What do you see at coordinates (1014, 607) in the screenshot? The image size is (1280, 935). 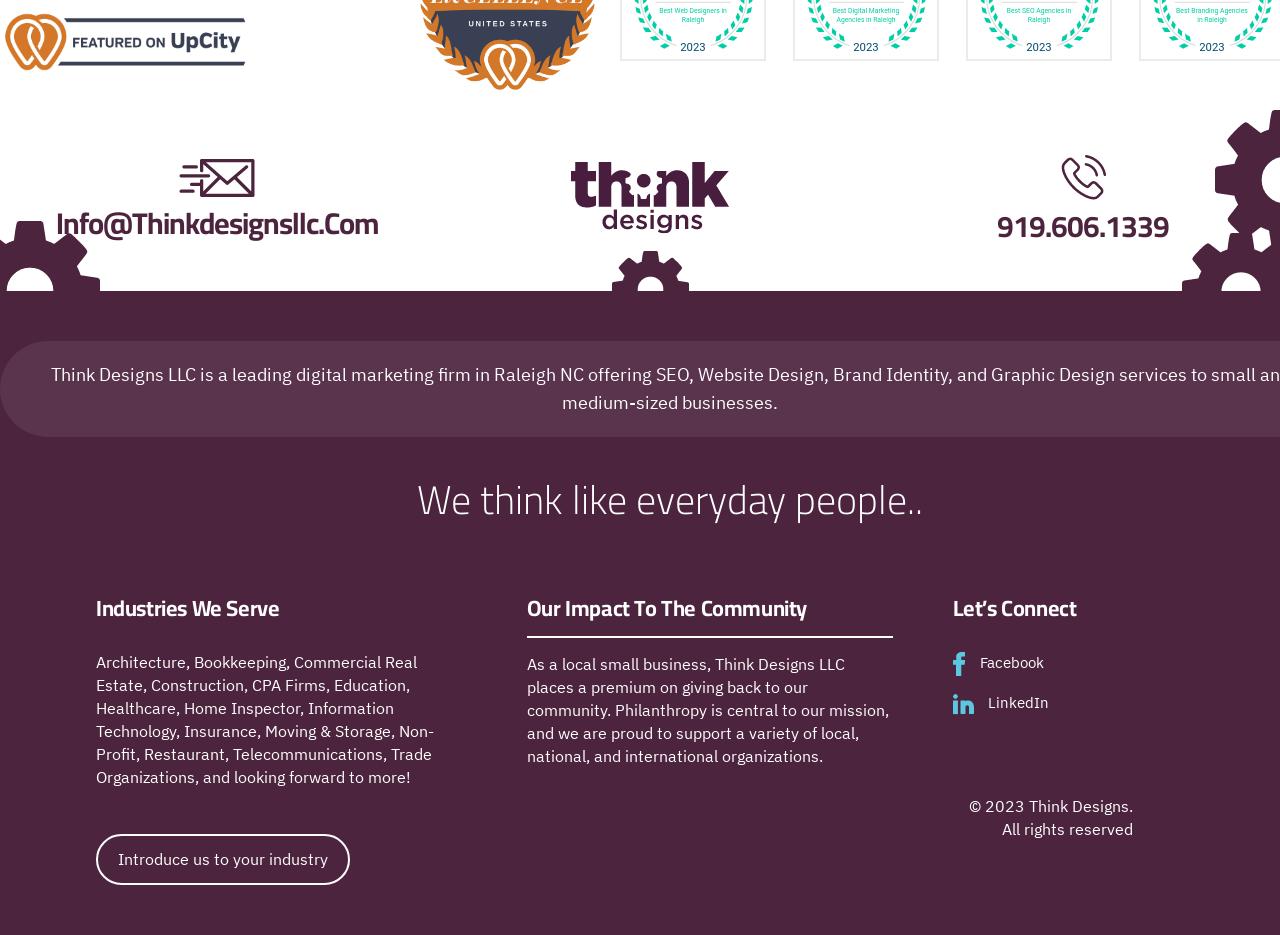 I see `'Let’s connect'` at bounding box center [1014, 607].